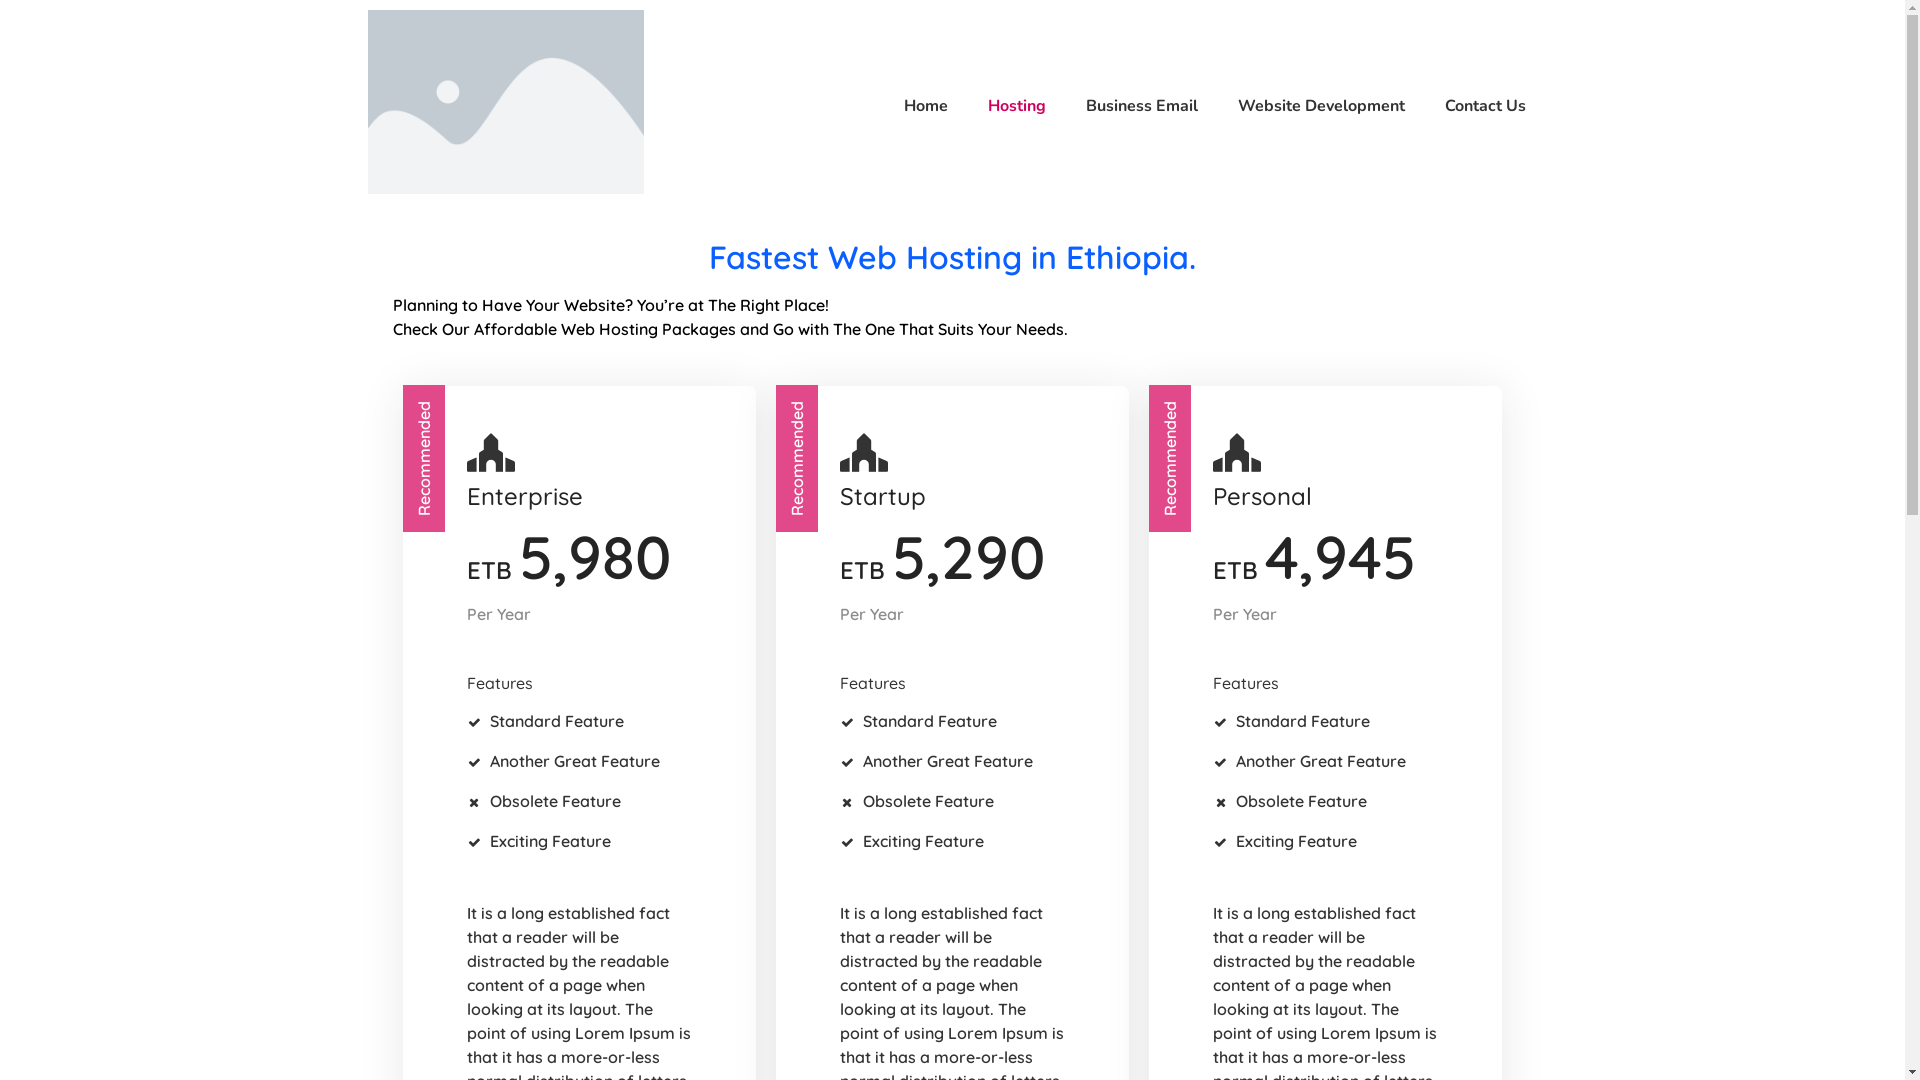 Image resolution: width=1920 pixels, height=1080 pixels. What do you see at coordinates (1311, 105) in the screenshot?
I see `'Website Development'` at bounding box center [1311, 105].